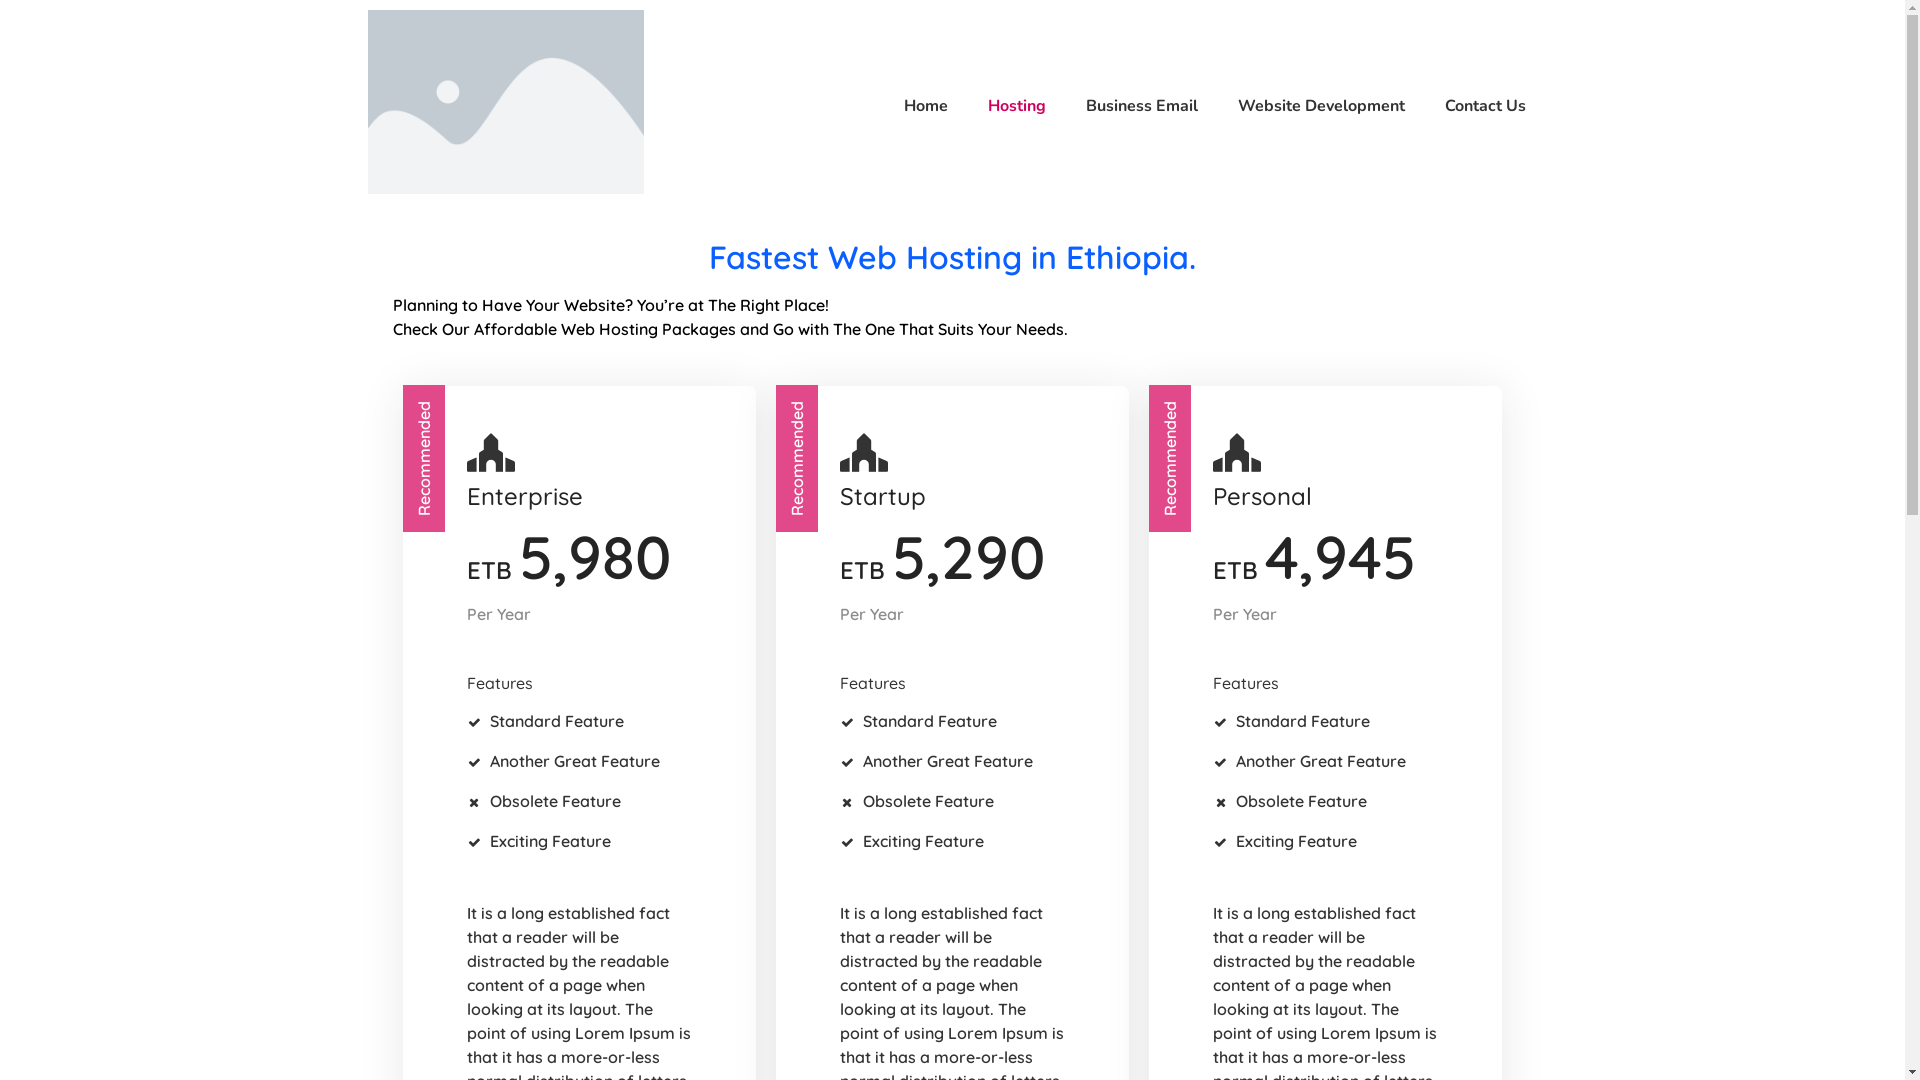 Image resolution: width=1920 pixels, height=1080 pixels. What do you see at coordinates (1311, 105) in the screenshot?
I see `'Website Development'` at bounding box center [1311, 105].